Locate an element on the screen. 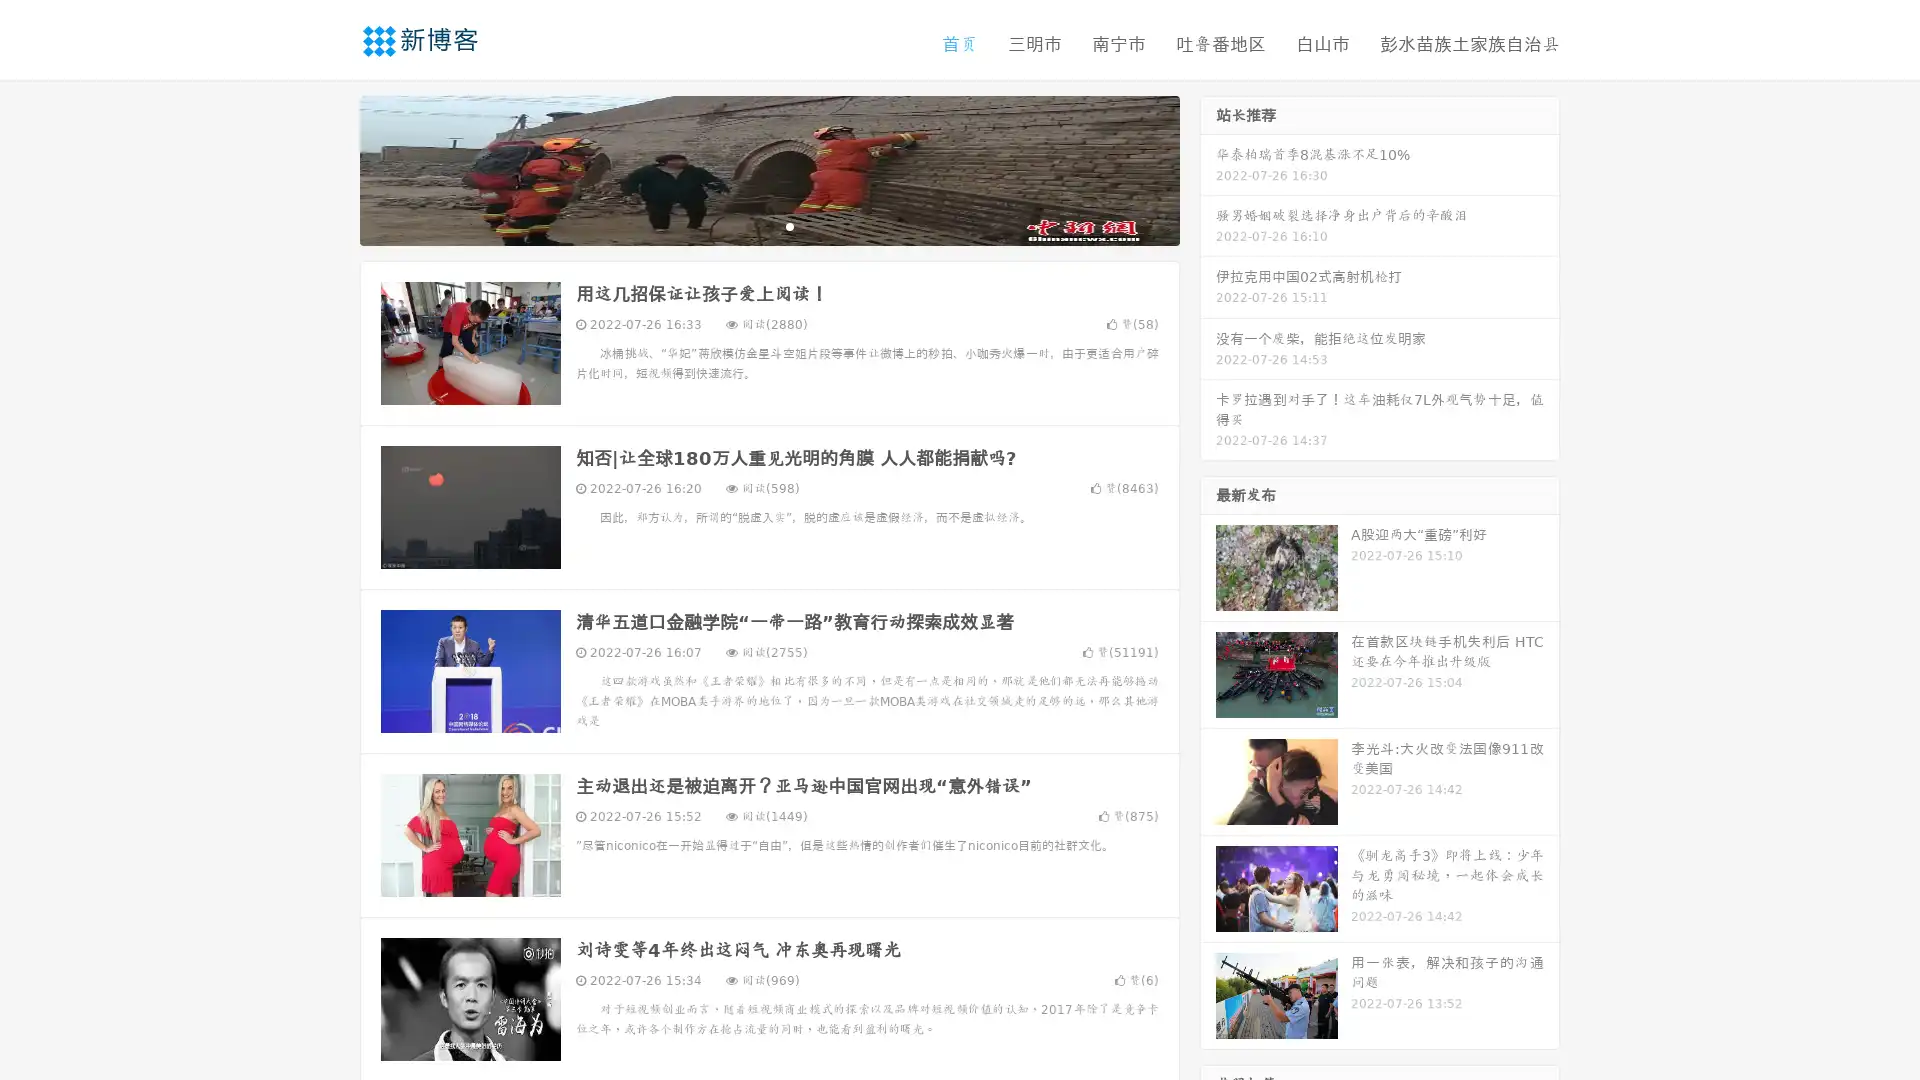 This screenshot has height=1080, width=1920. Next slide is located at coordinates (1208, 168).